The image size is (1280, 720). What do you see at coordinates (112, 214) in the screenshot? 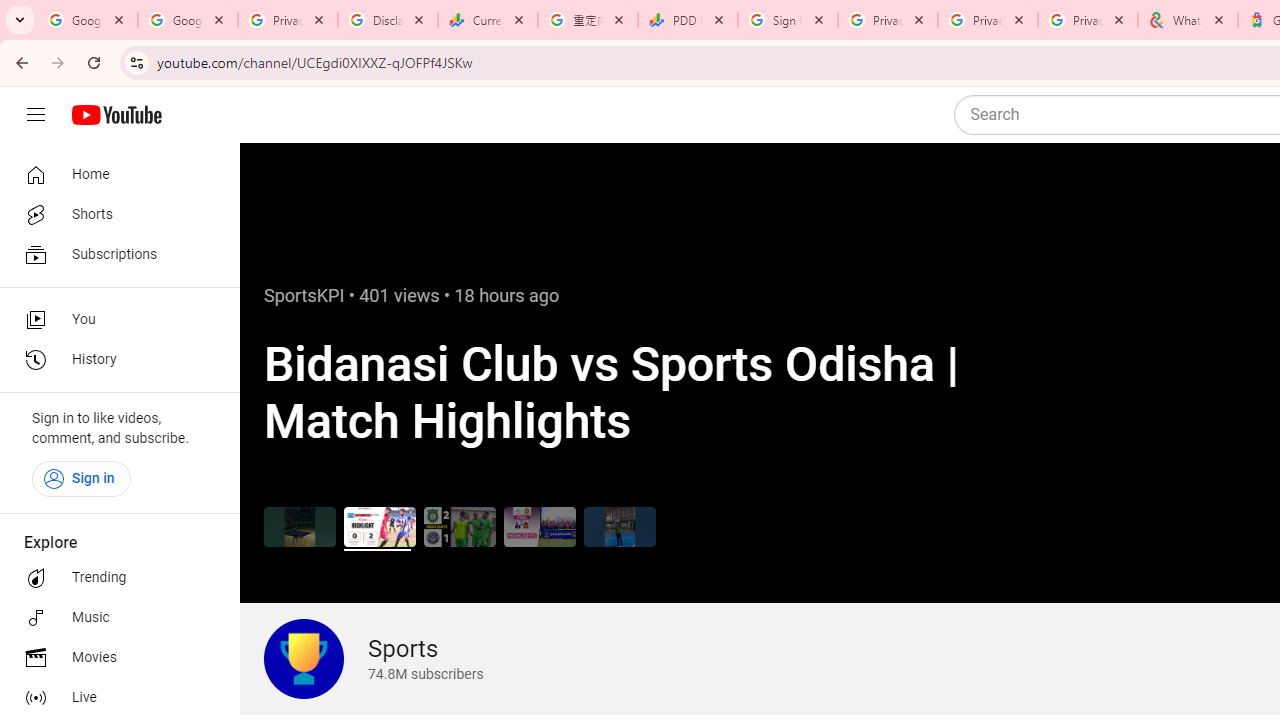
I see `'Shorts'` at bounding box center [112, 214].